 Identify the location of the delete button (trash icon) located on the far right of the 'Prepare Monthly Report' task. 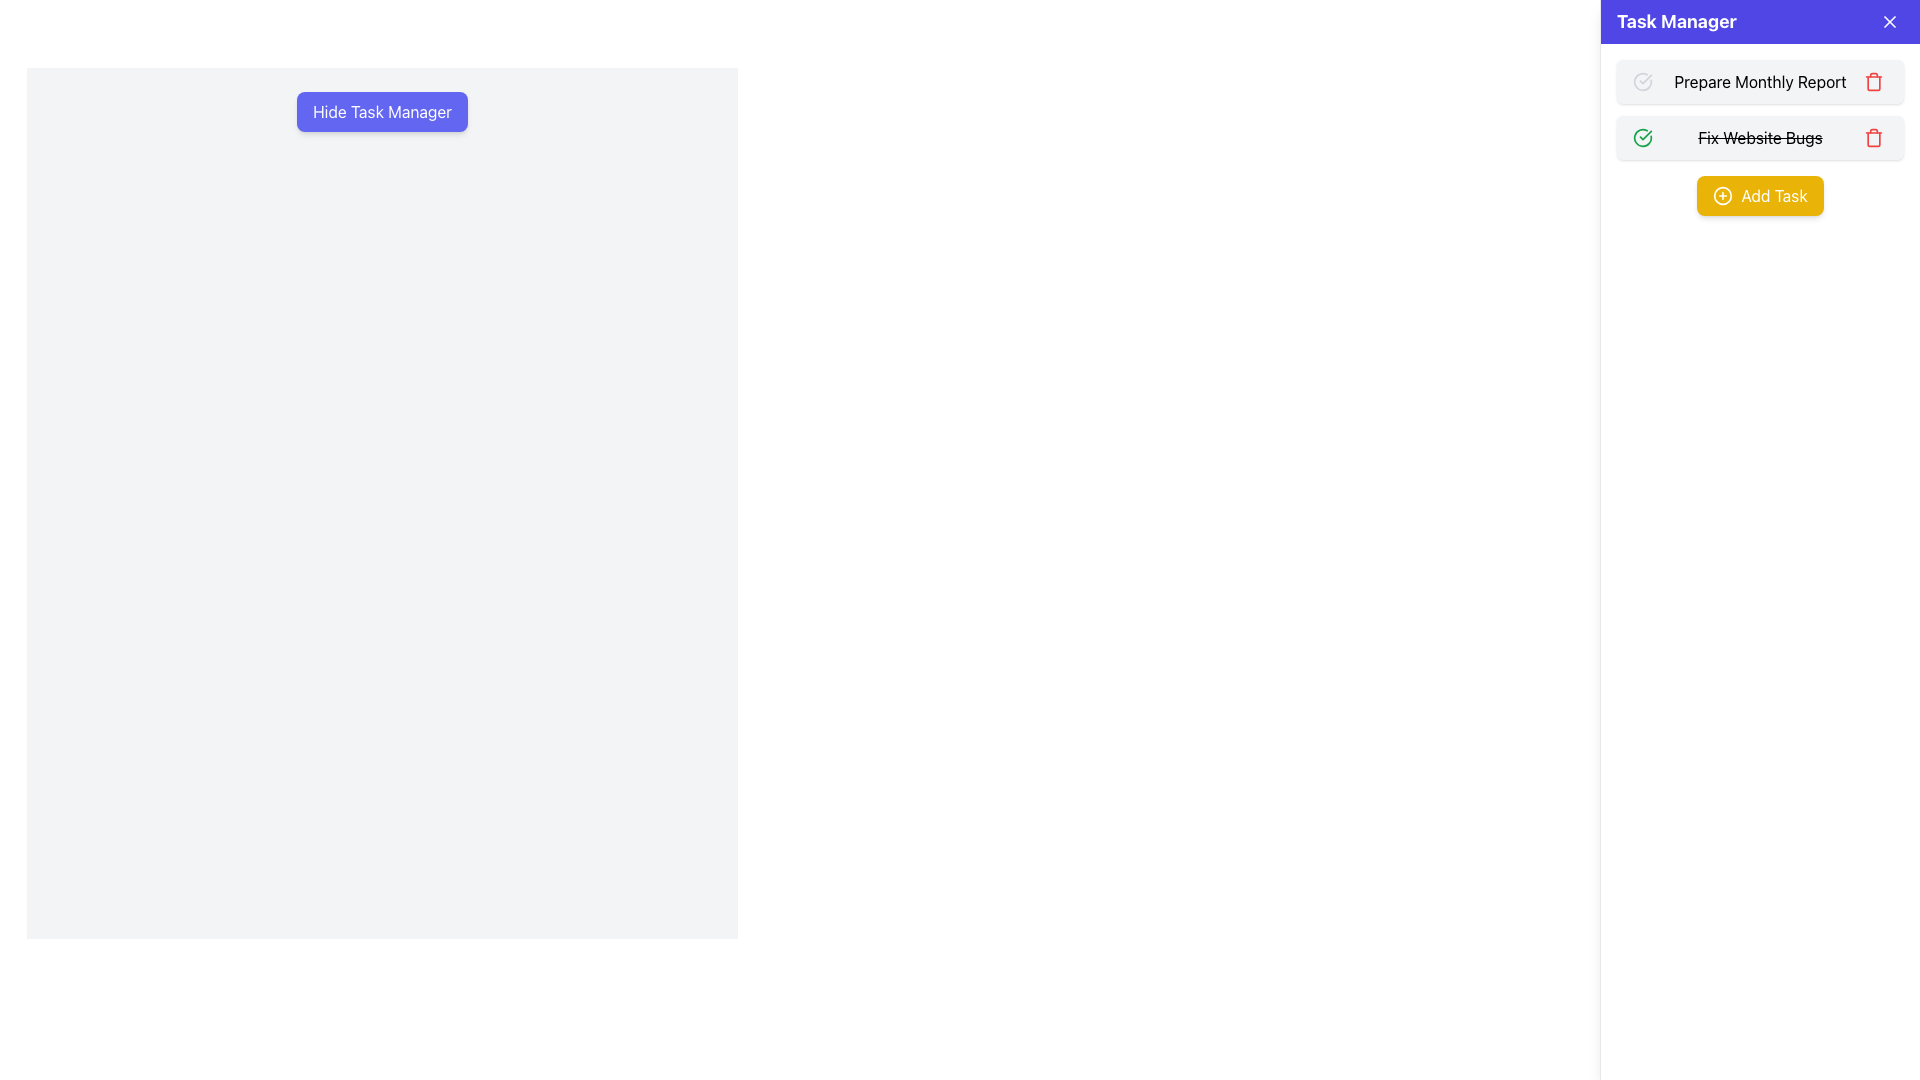
(1872, 80).